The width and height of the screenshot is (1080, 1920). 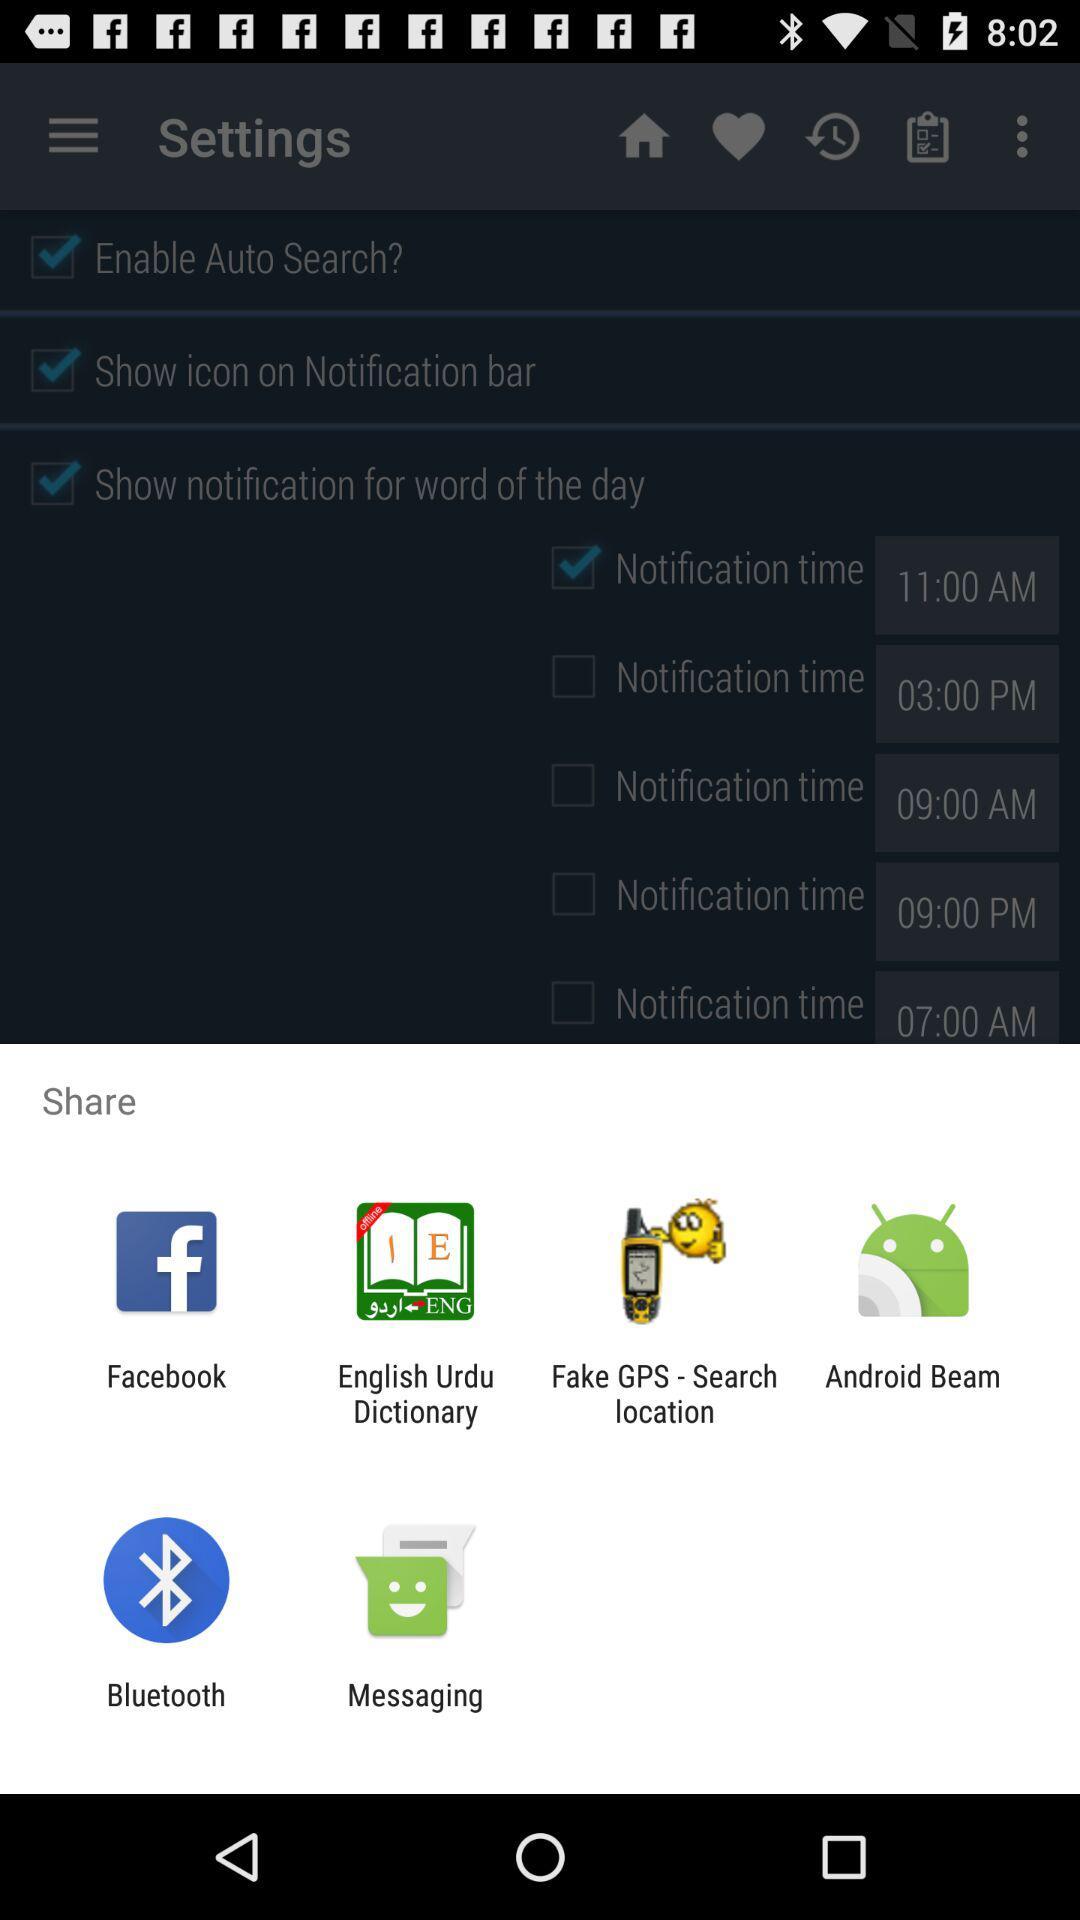 I want to click on icon next to english urdu dictionary, so click(x=664, y=1392).